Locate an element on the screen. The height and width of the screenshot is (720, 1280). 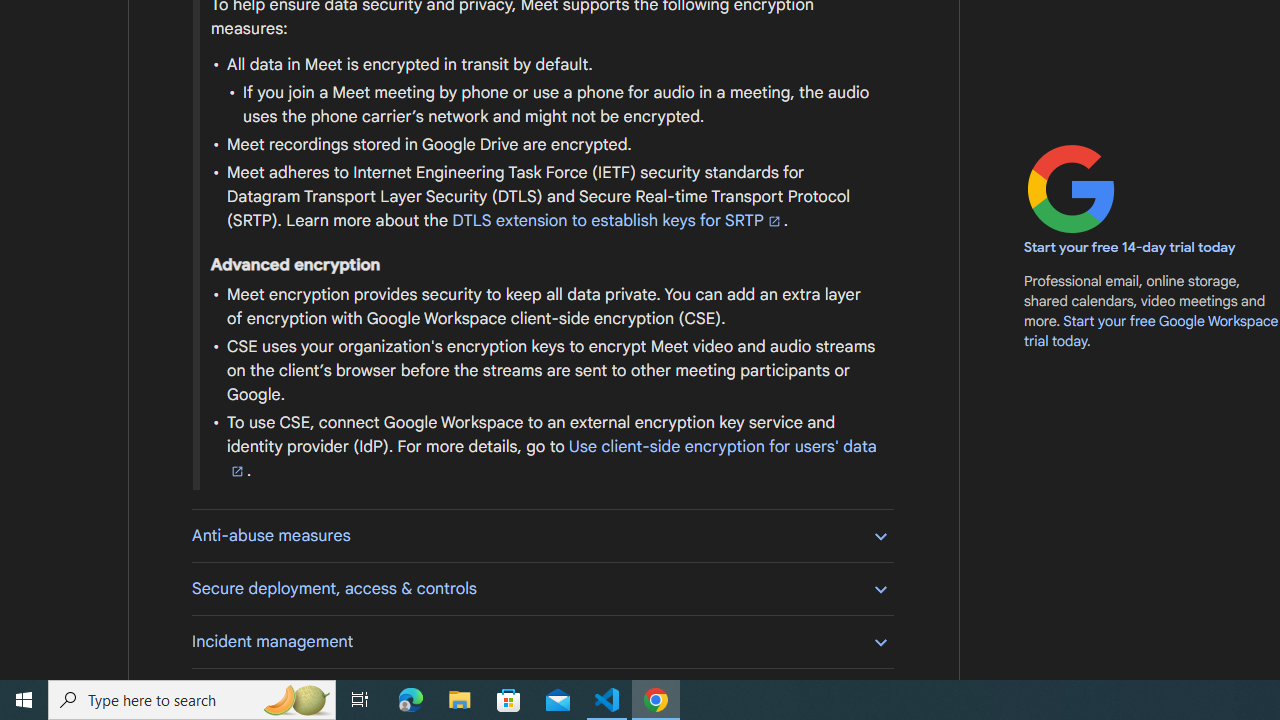
'Use client-side encryption for users' is located at coordinates (551, 458).